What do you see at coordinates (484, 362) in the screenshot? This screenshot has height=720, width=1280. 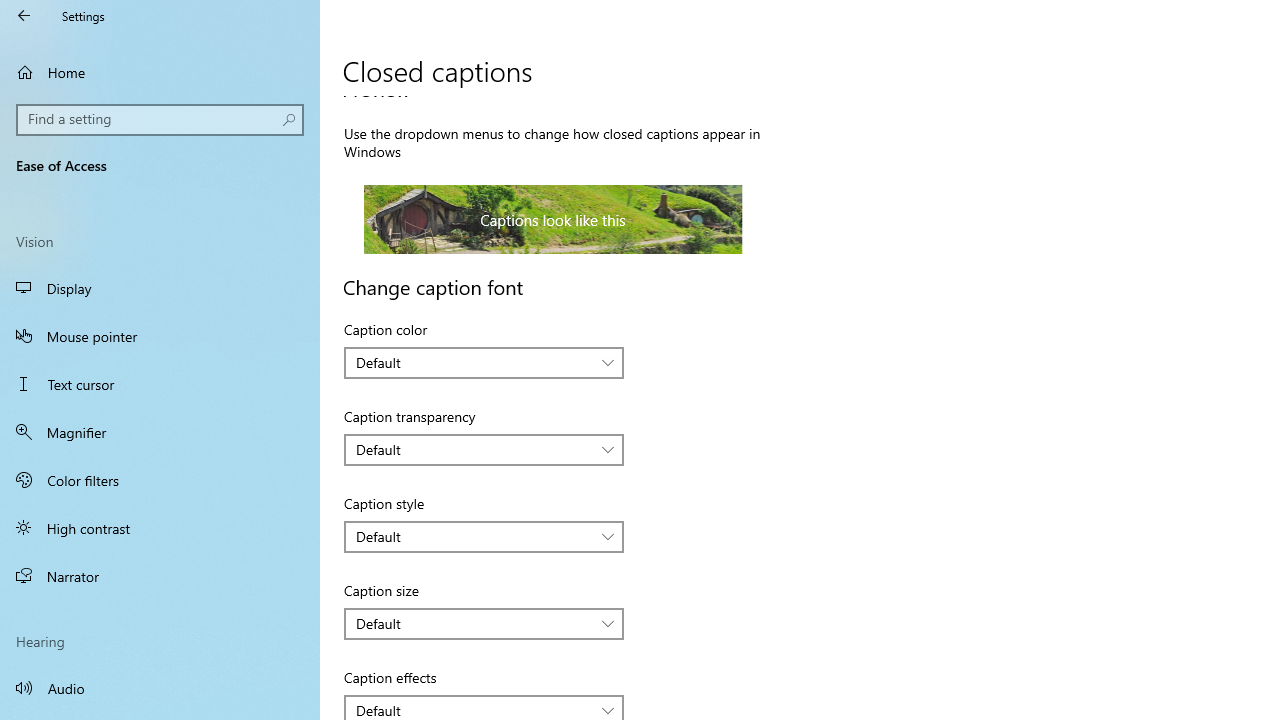 I see `'Caption color'` at bounding box center [484, 362].